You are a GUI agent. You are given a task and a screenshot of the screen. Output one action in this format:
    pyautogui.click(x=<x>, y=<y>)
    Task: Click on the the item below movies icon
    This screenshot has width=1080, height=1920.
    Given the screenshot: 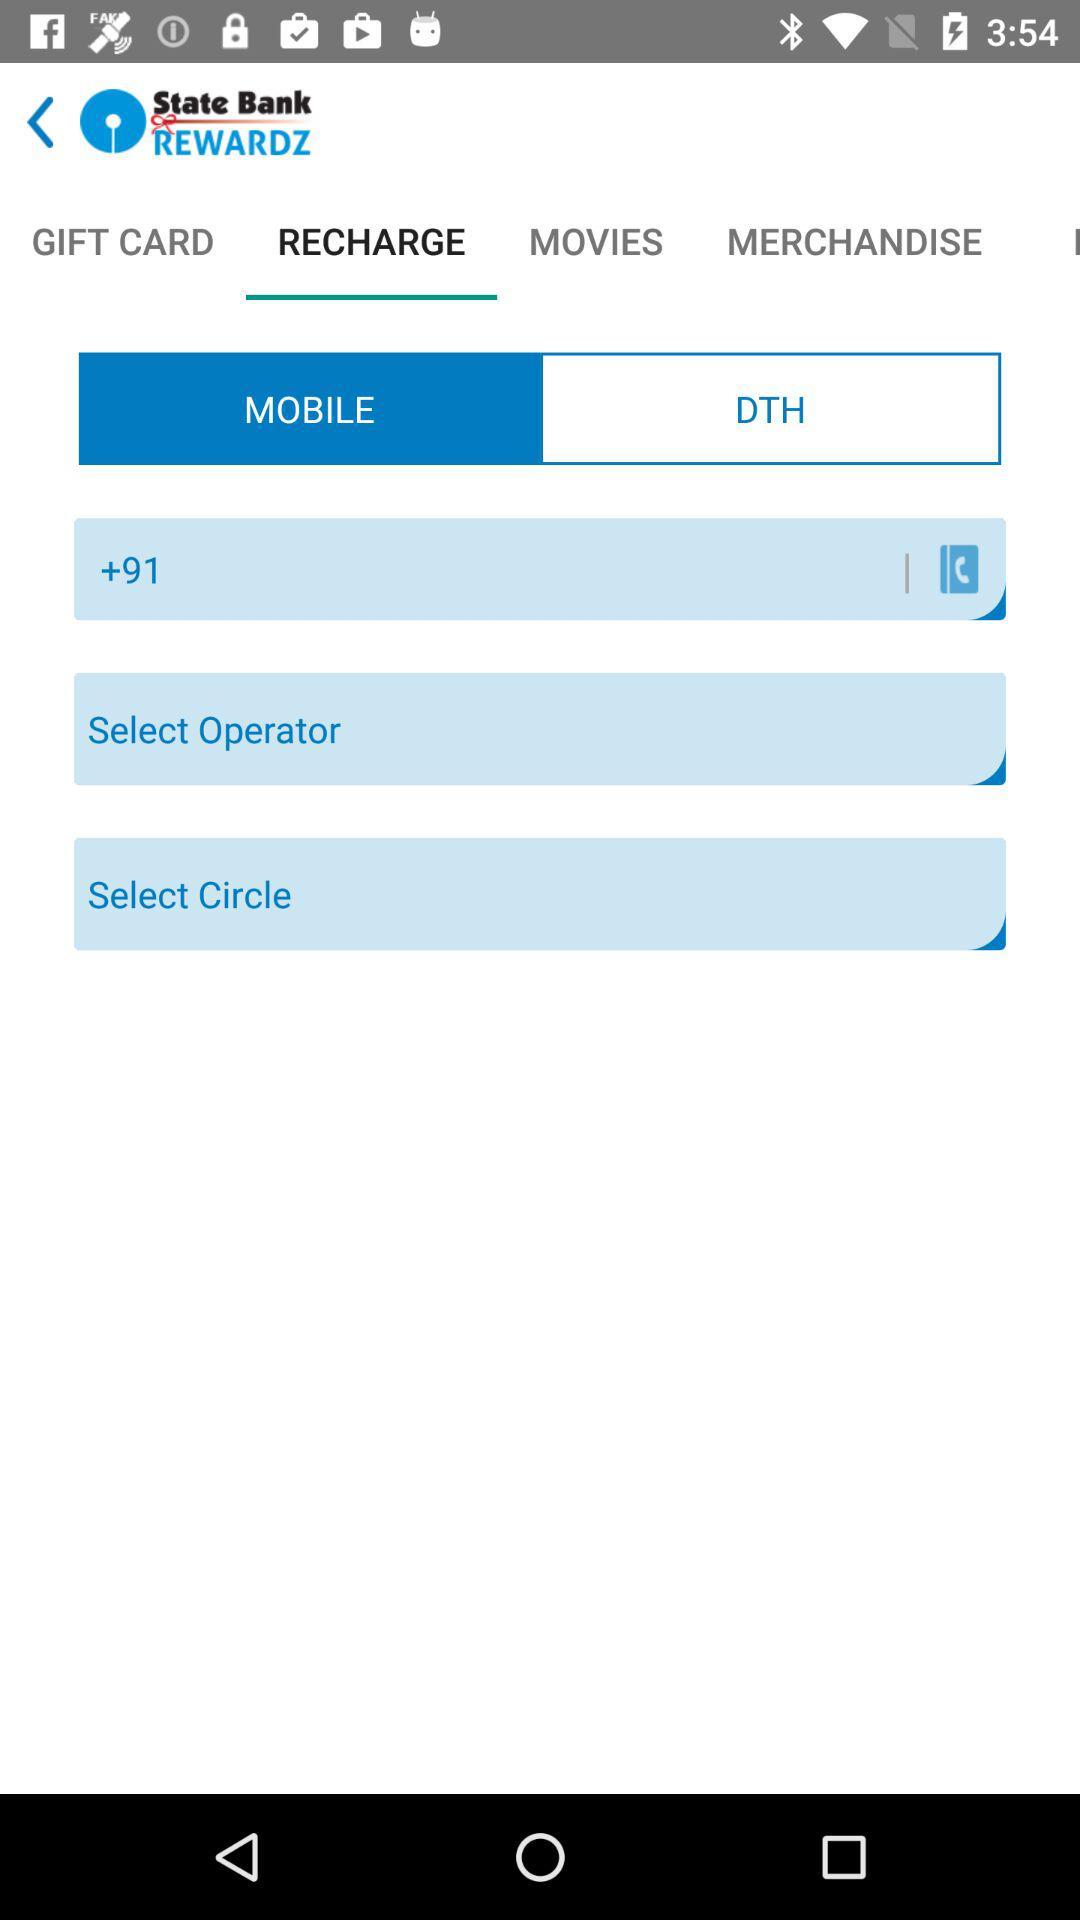 What is the action you would take?
    pyautogui.click(x=769, y=407)
    